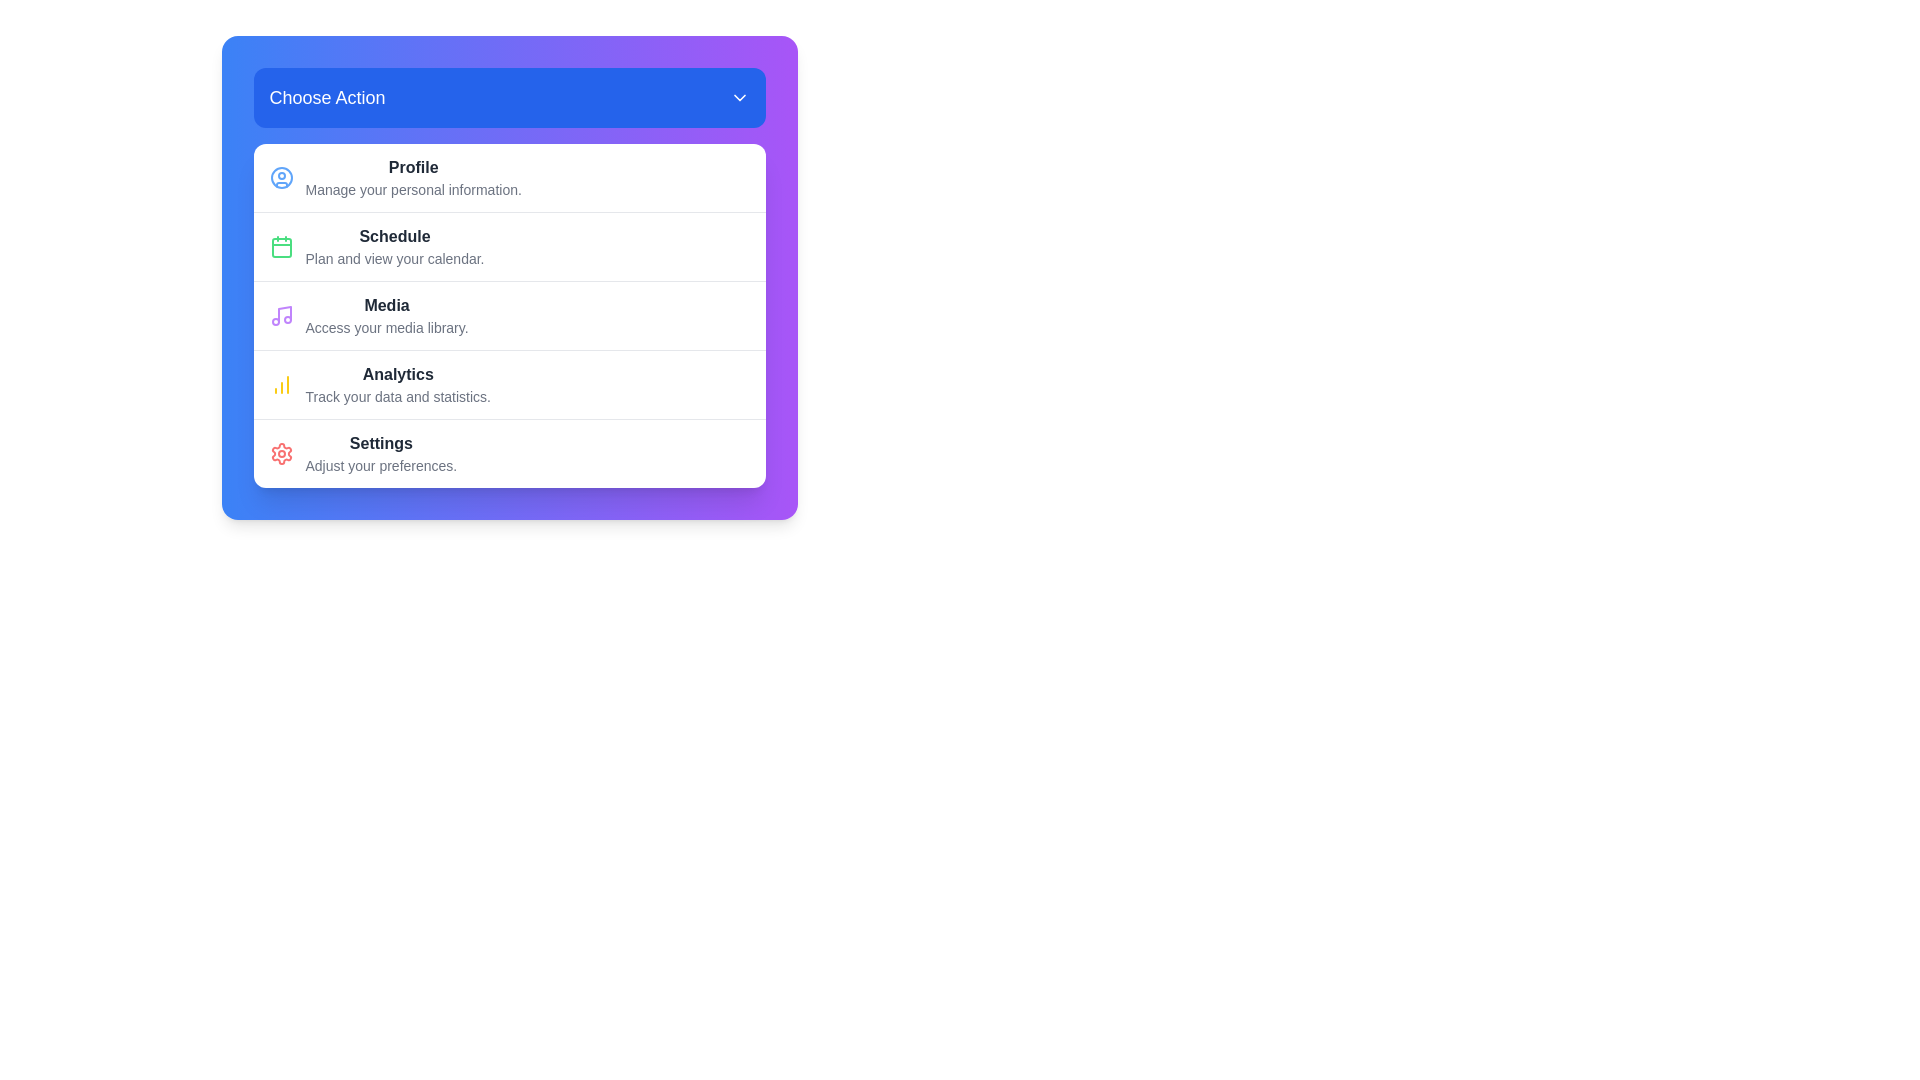 The width and height of the screenshot is (1920, 1080). Describe the element at coordinates (280, 246) in the screenshot. I see `the decorative SVG rectangle with a green outline, positioned centrally within the calendar icon, located to the left of the 'Schedule' label in the second row of the list` at that location.